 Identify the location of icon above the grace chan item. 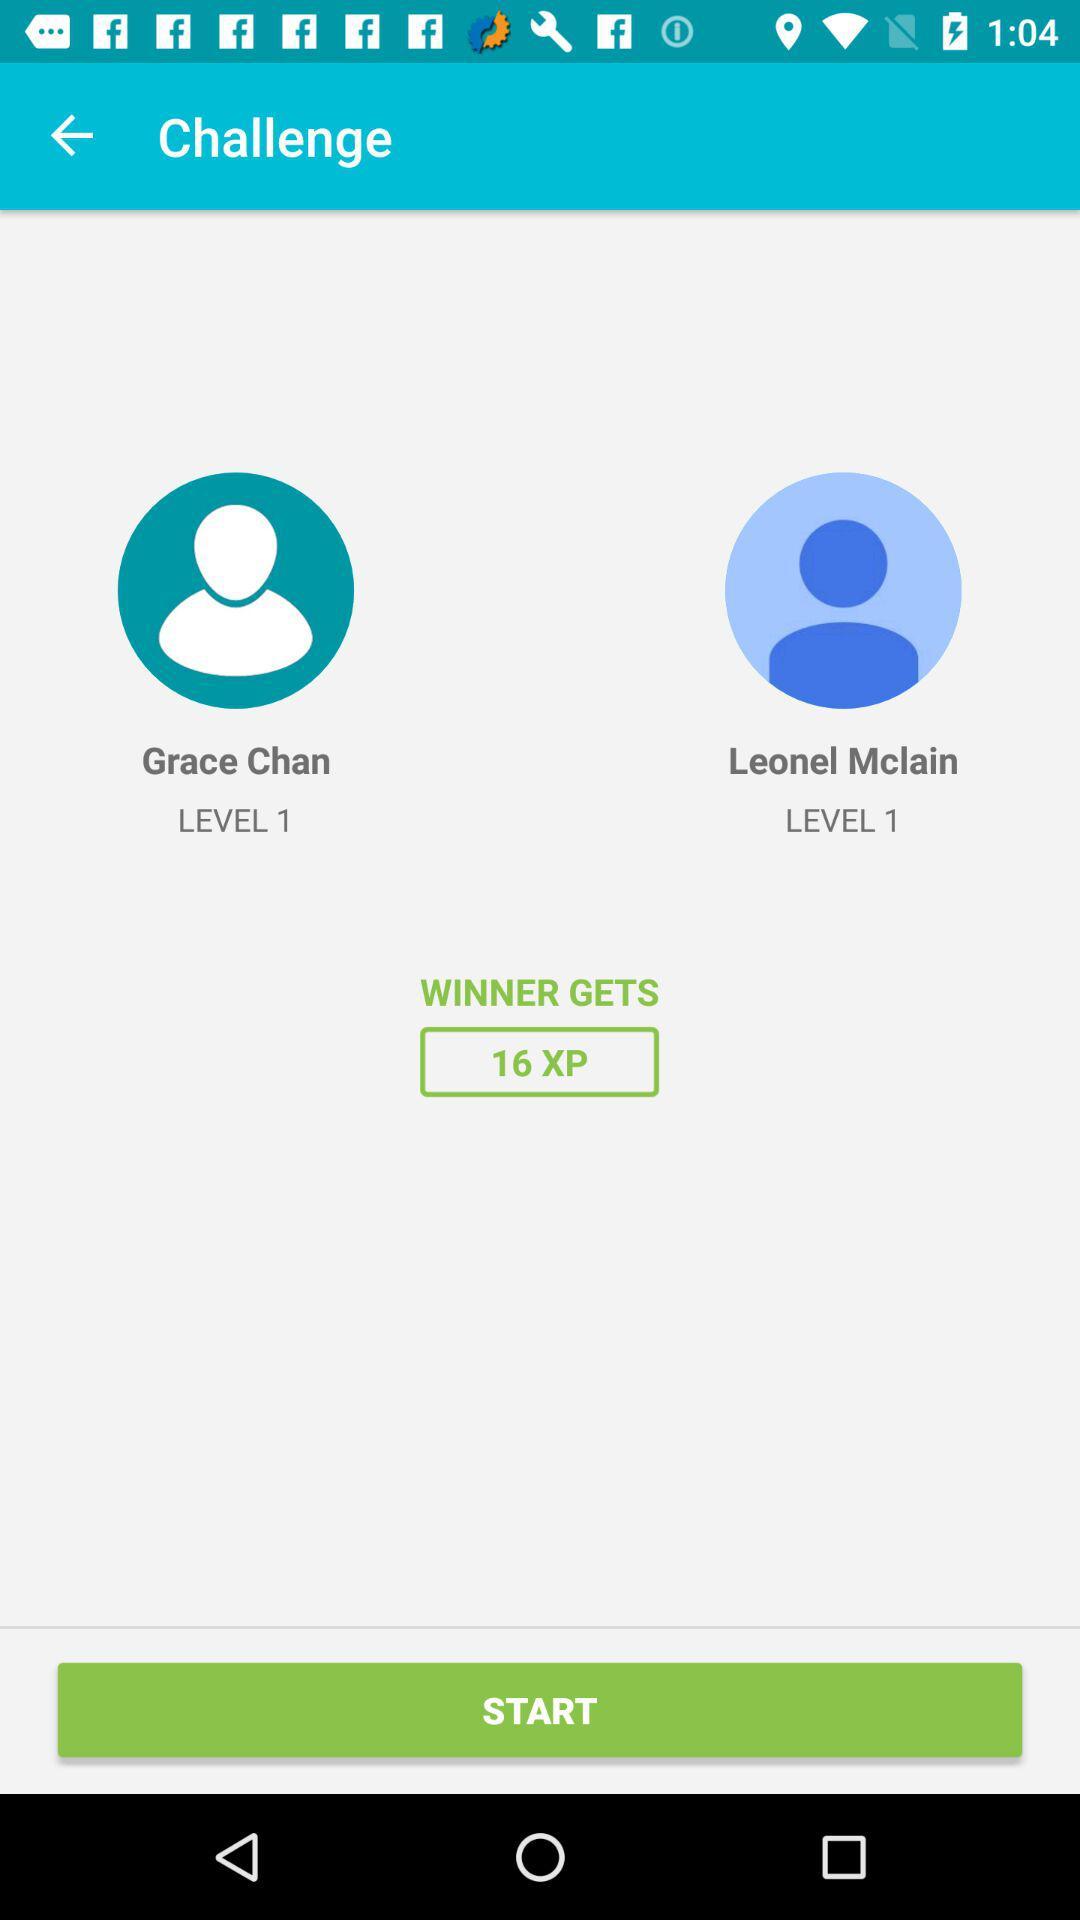
(234, 589).